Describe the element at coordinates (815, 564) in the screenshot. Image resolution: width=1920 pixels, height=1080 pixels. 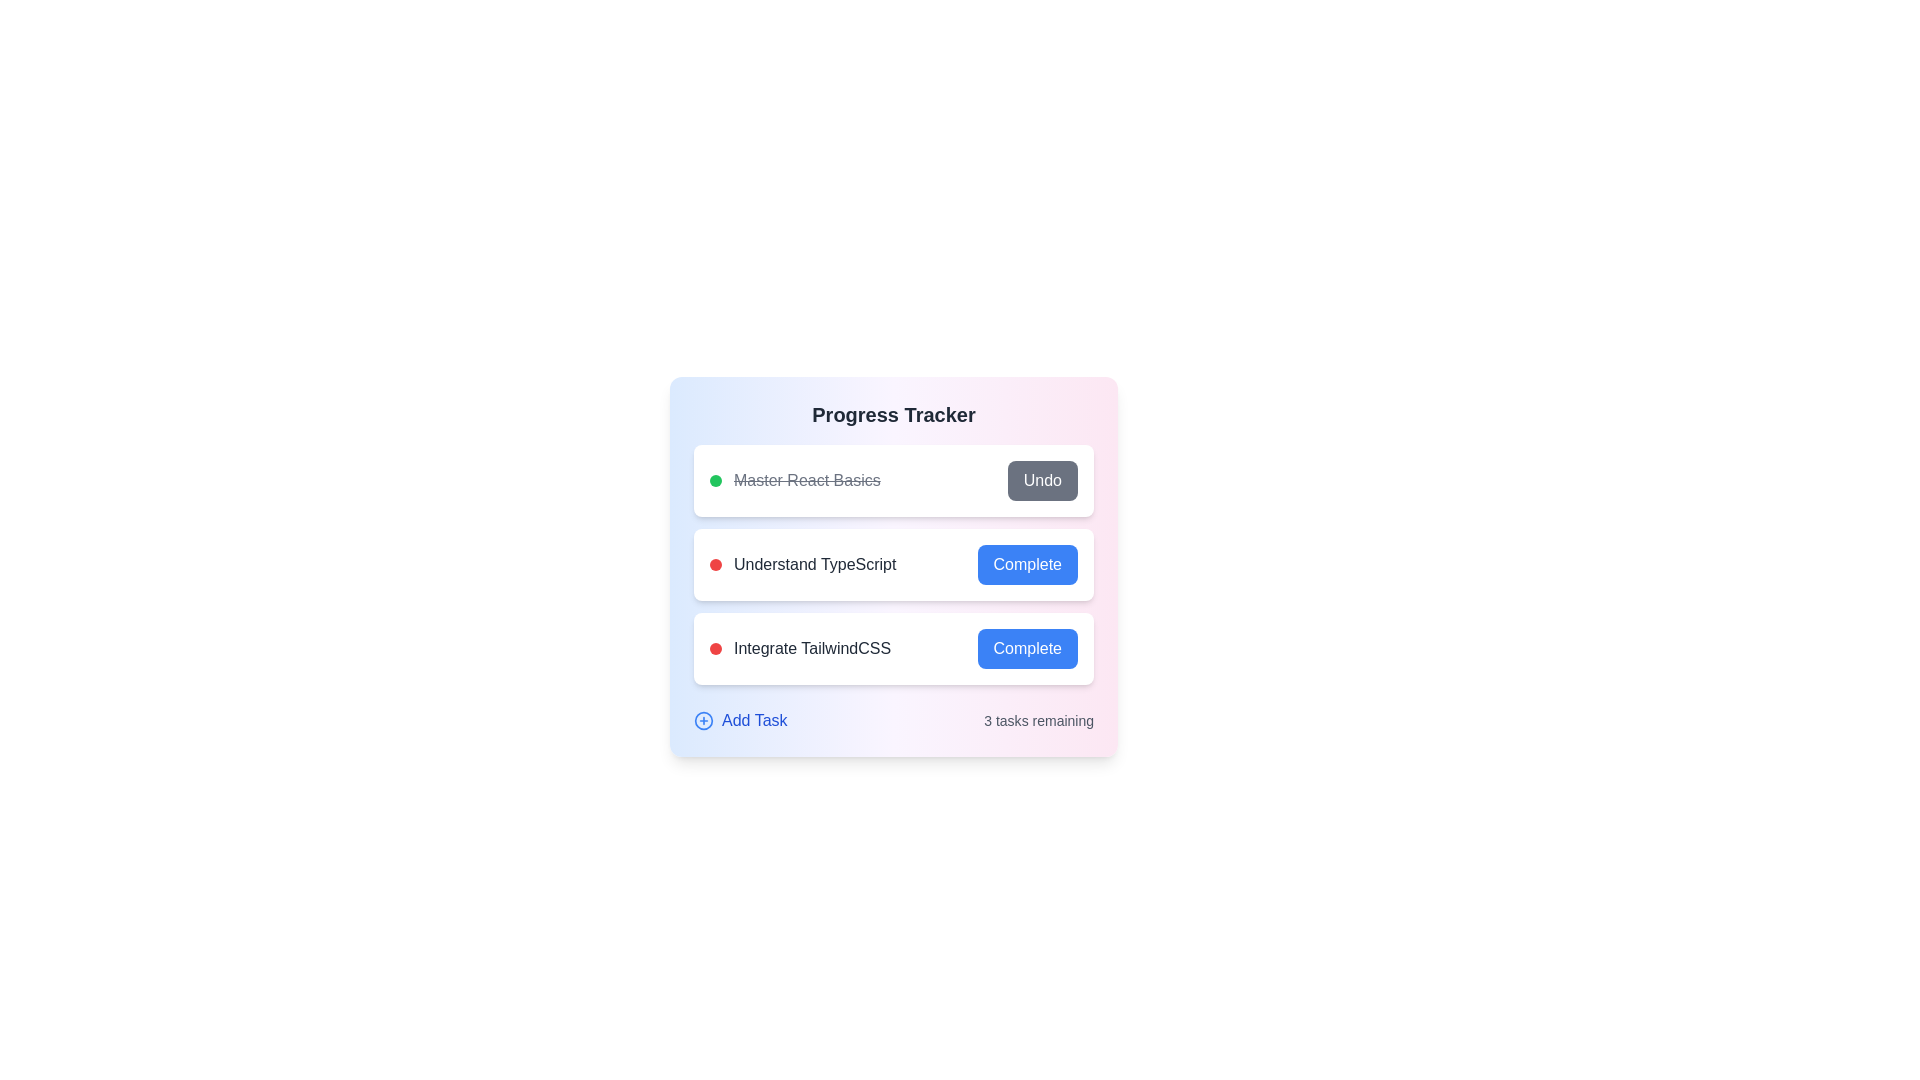
I see `the text element displaying 'Understand TypeScript' in the progress tracker interface, which is horizontally centered and part of a card with a light background` at that location.